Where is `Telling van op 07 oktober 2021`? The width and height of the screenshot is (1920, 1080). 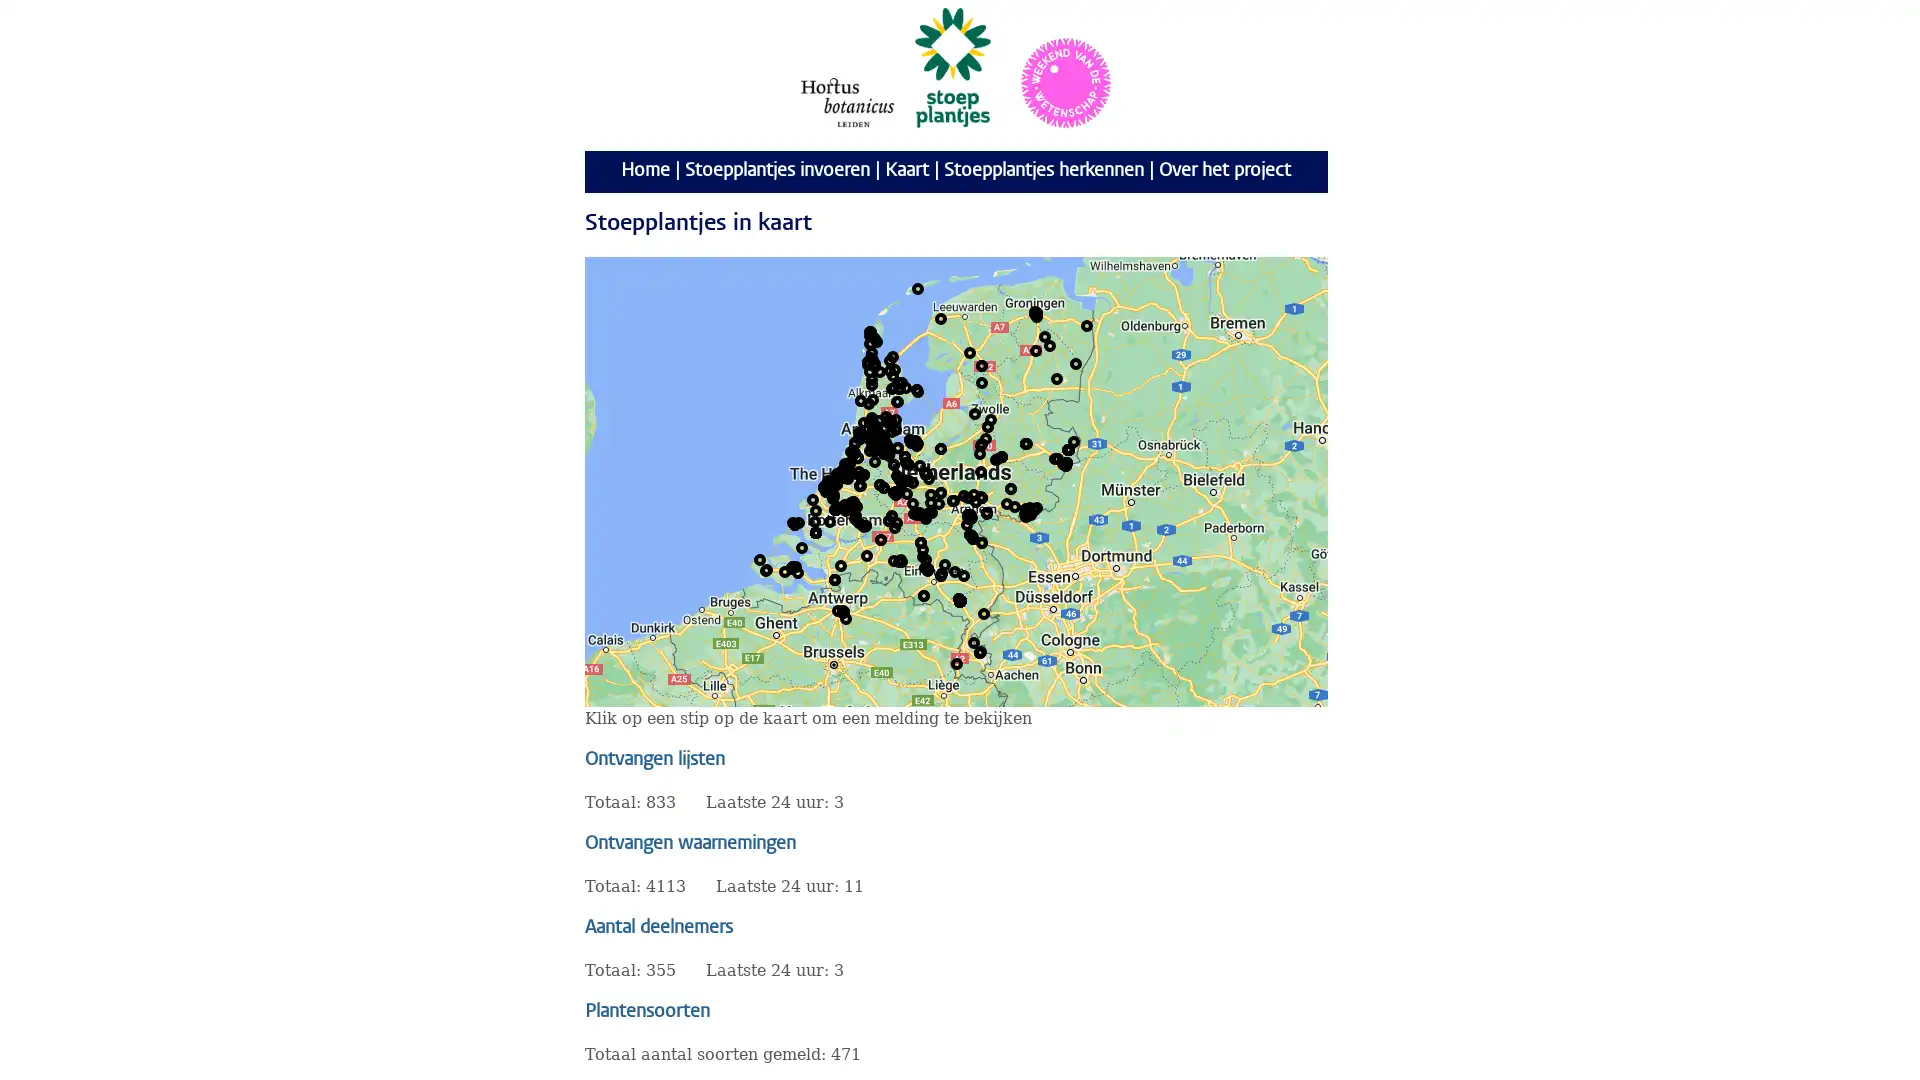
Telling van op 07 oktober 2021 is located at coordinates (873, 442).